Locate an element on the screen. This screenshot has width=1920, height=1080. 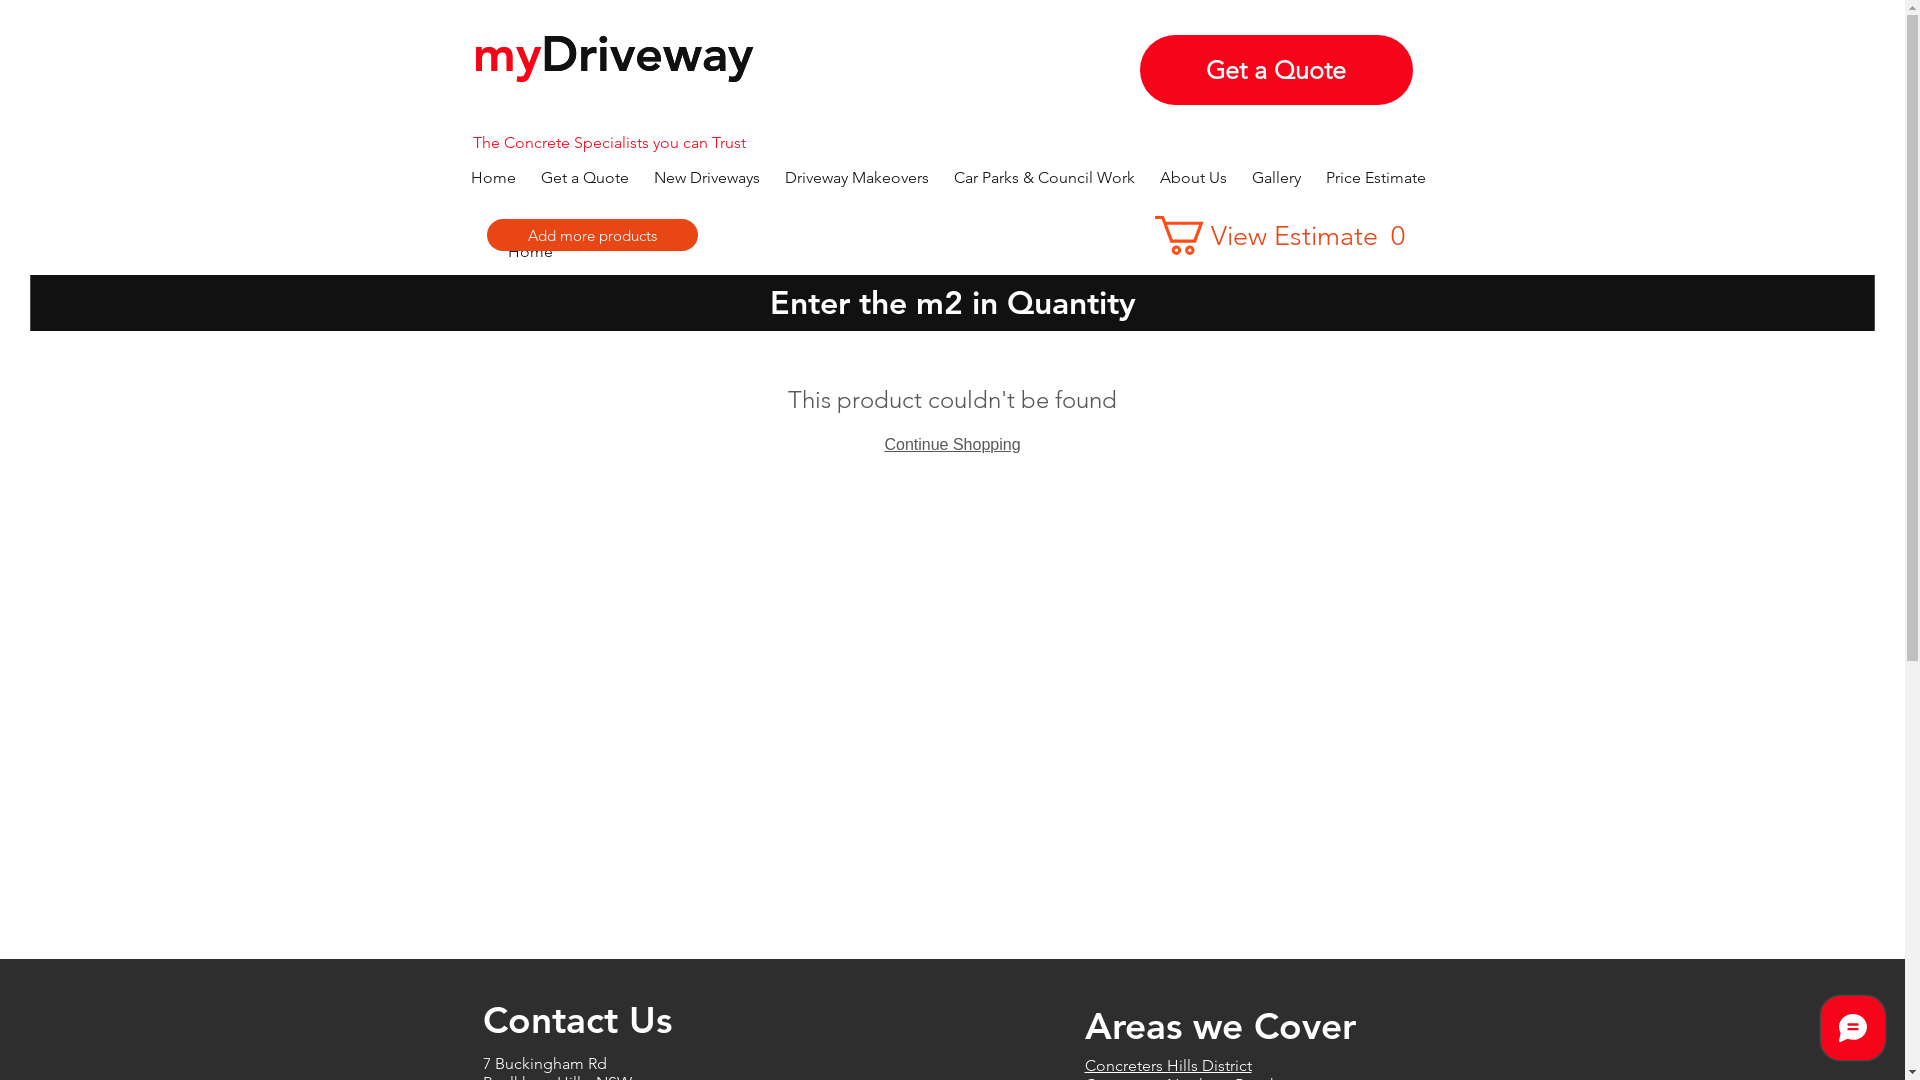
'Home' is located at coordinates (508, 250).